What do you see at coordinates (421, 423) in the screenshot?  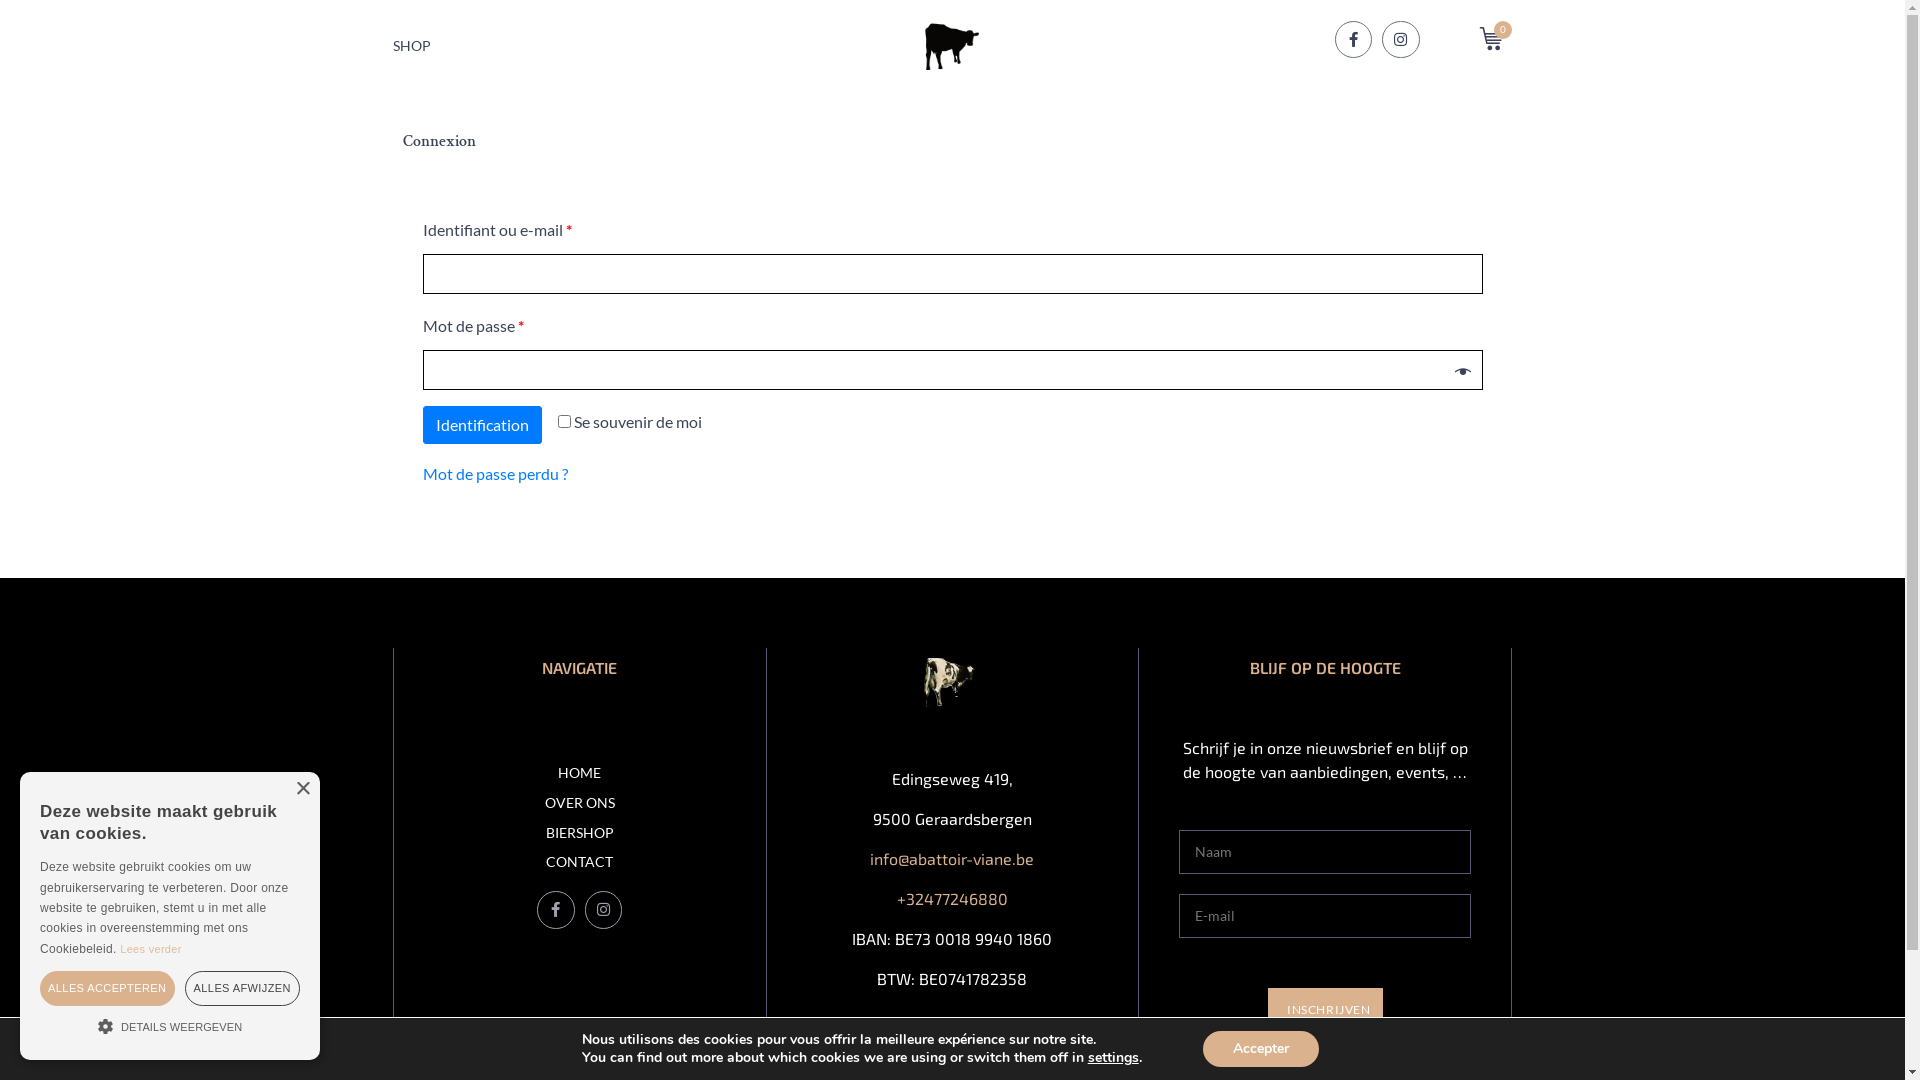 I see `'Identification'` at bounding box center [421, 423].